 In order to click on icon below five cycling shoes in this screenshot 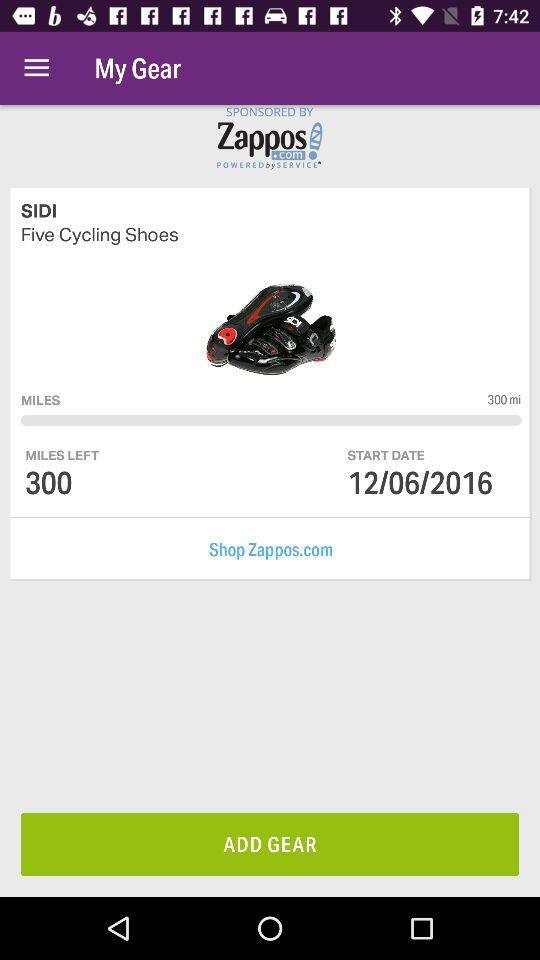, I will do `click(503, 398)`.